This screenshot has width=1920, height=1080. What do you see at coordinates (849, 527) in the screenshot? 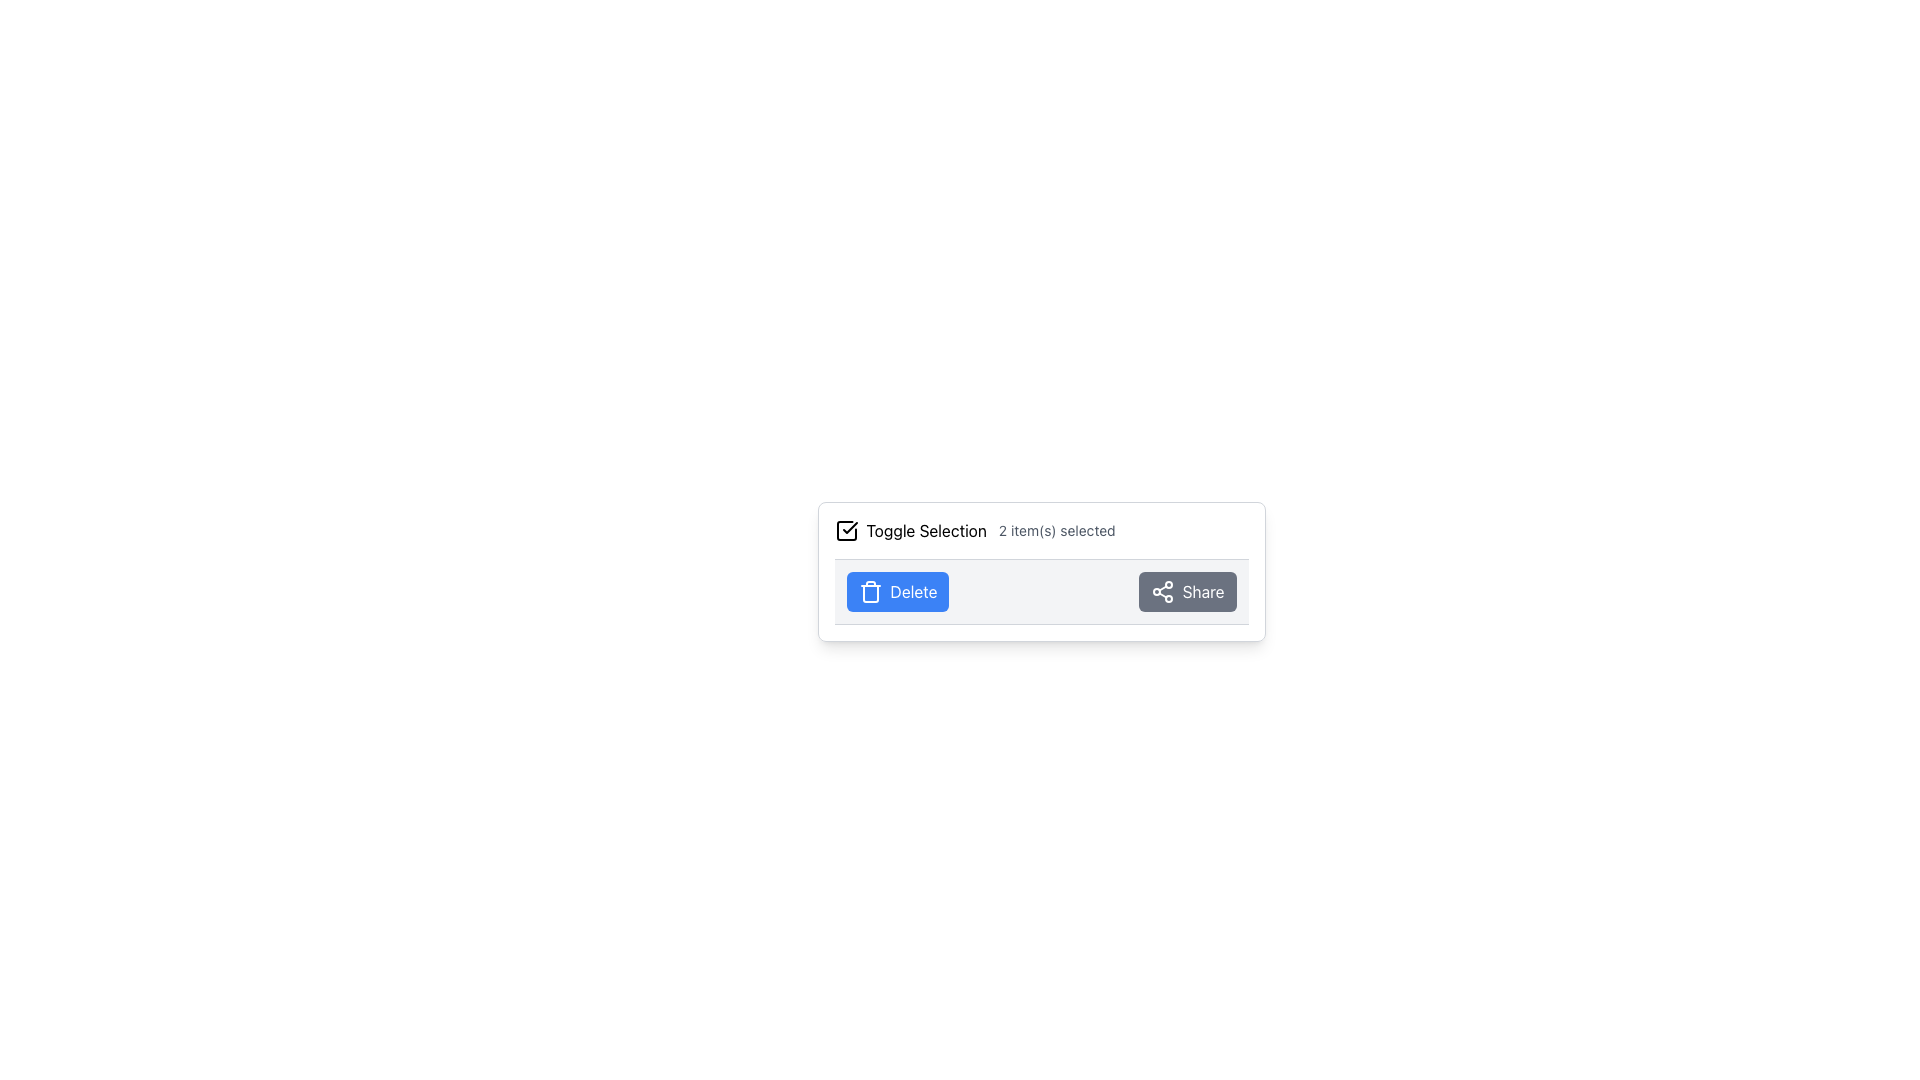
I see `the state of the icon or vector graphic located in the top-left corner of the pop-up action card, which serves as a visual indication of an active state, completed task, or selection marker` at bounding box center [849, 527].